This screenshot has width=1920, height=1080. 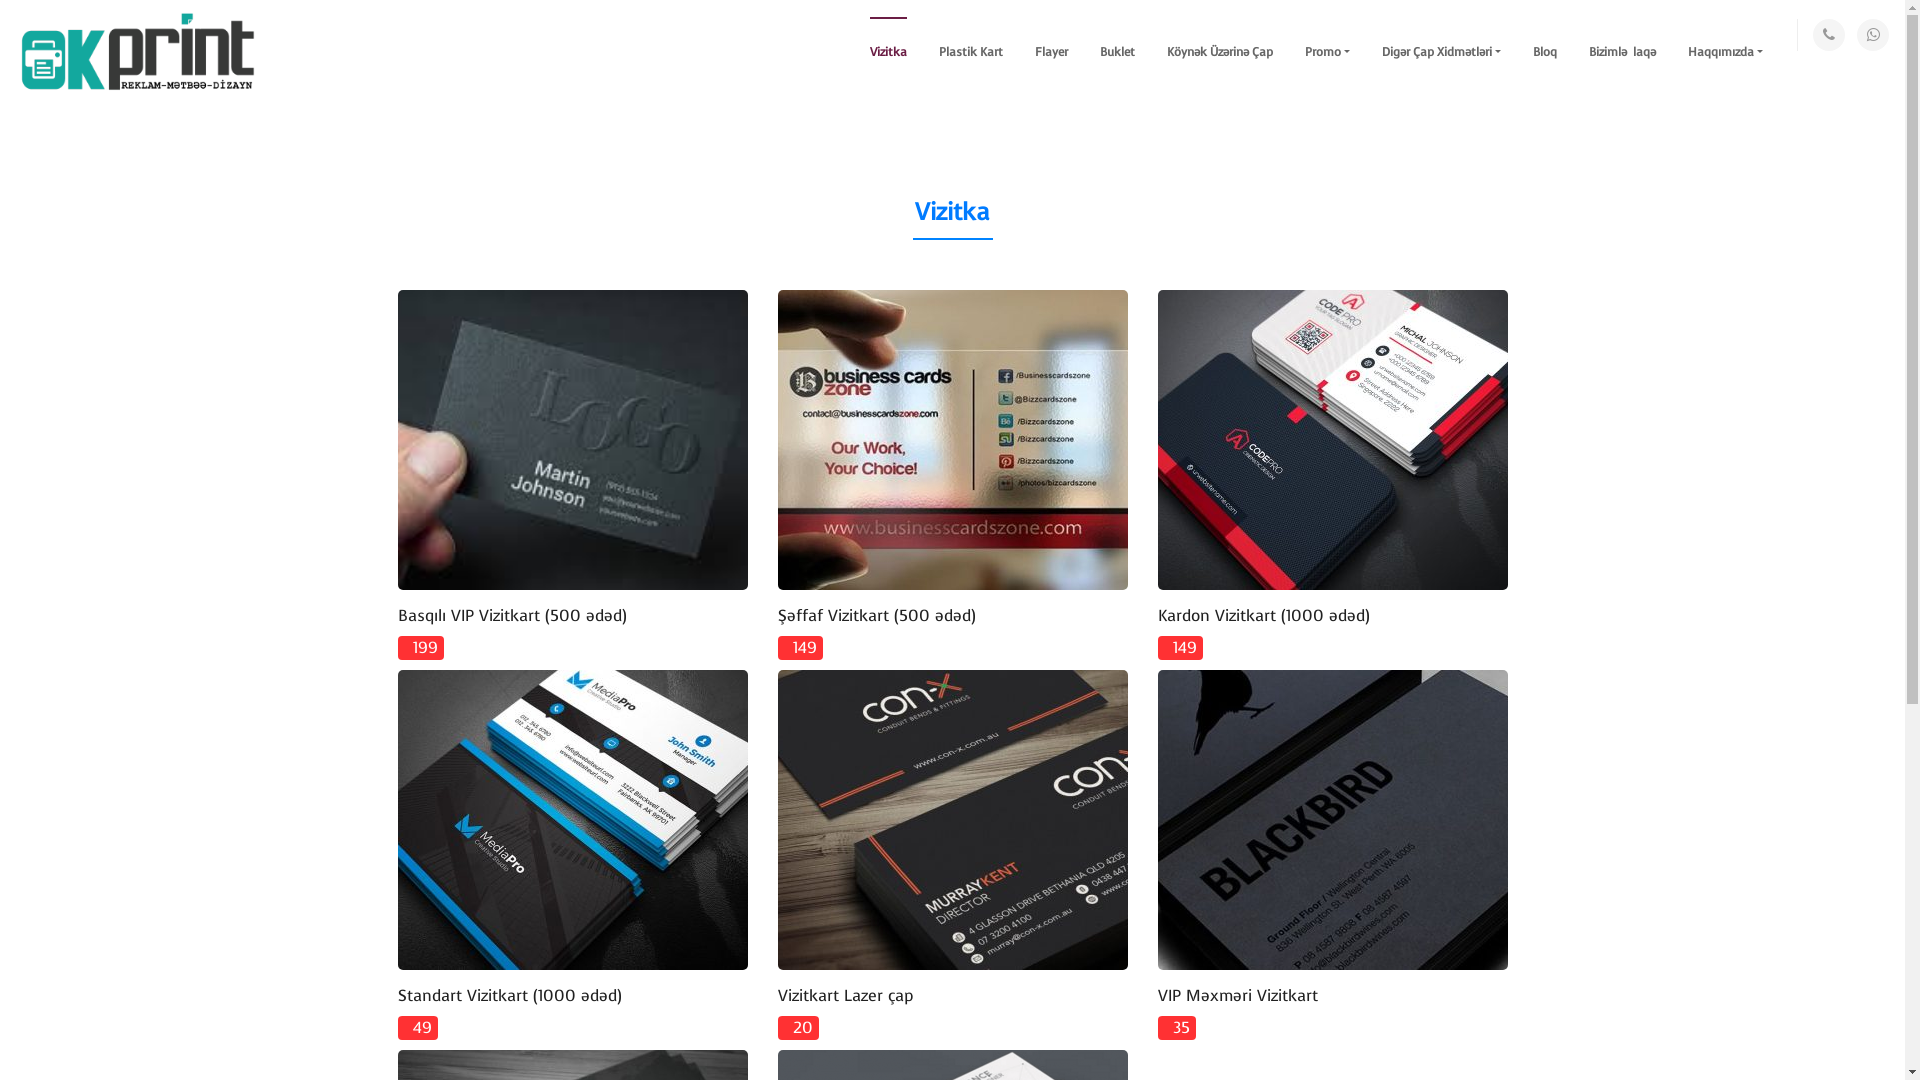 I want to click on 'Vizitka', so click(x=887, y=50).